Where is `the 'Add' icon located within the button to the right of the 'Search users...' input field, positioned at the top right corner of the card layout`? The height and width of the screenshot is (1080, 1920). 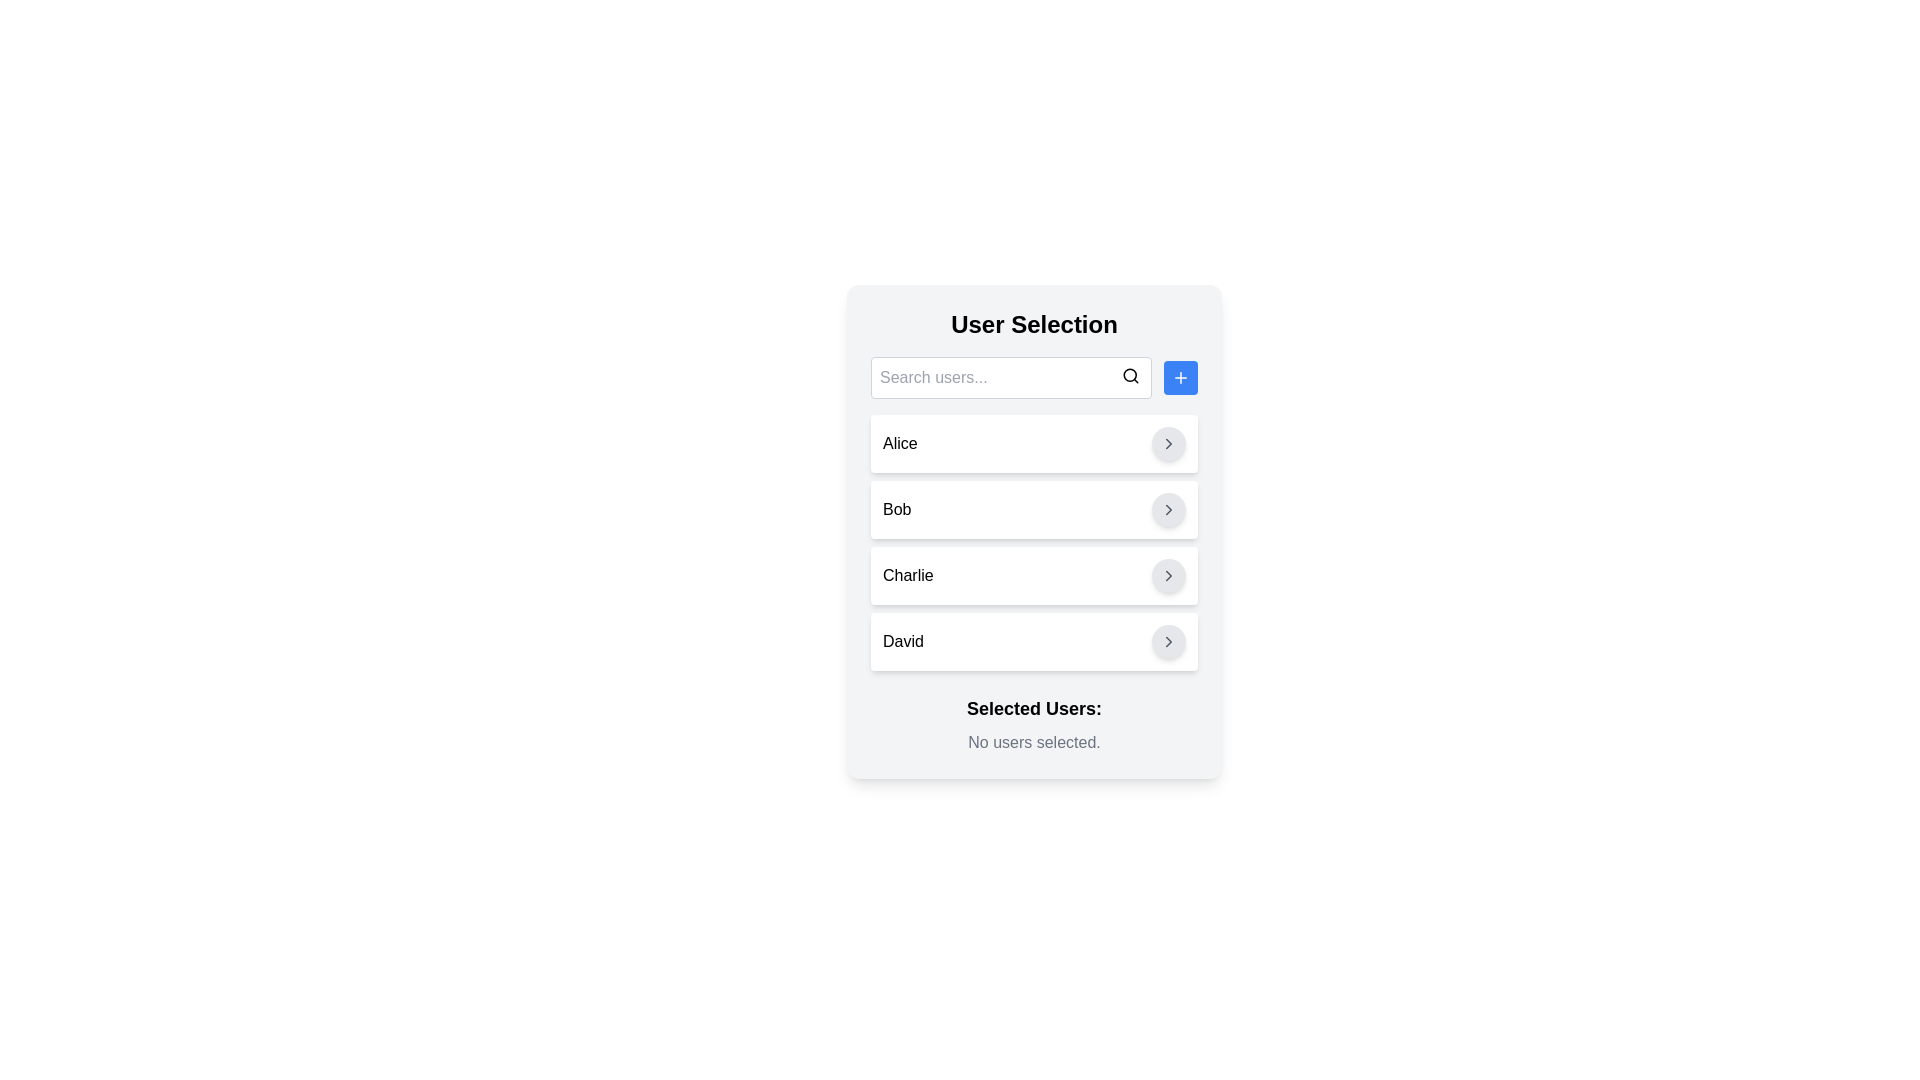
the 'Add' icon located within the button to the right of the 'Search users...' input field, positioned at the top right corner of the card layout is located at coordinates (1180, 378).